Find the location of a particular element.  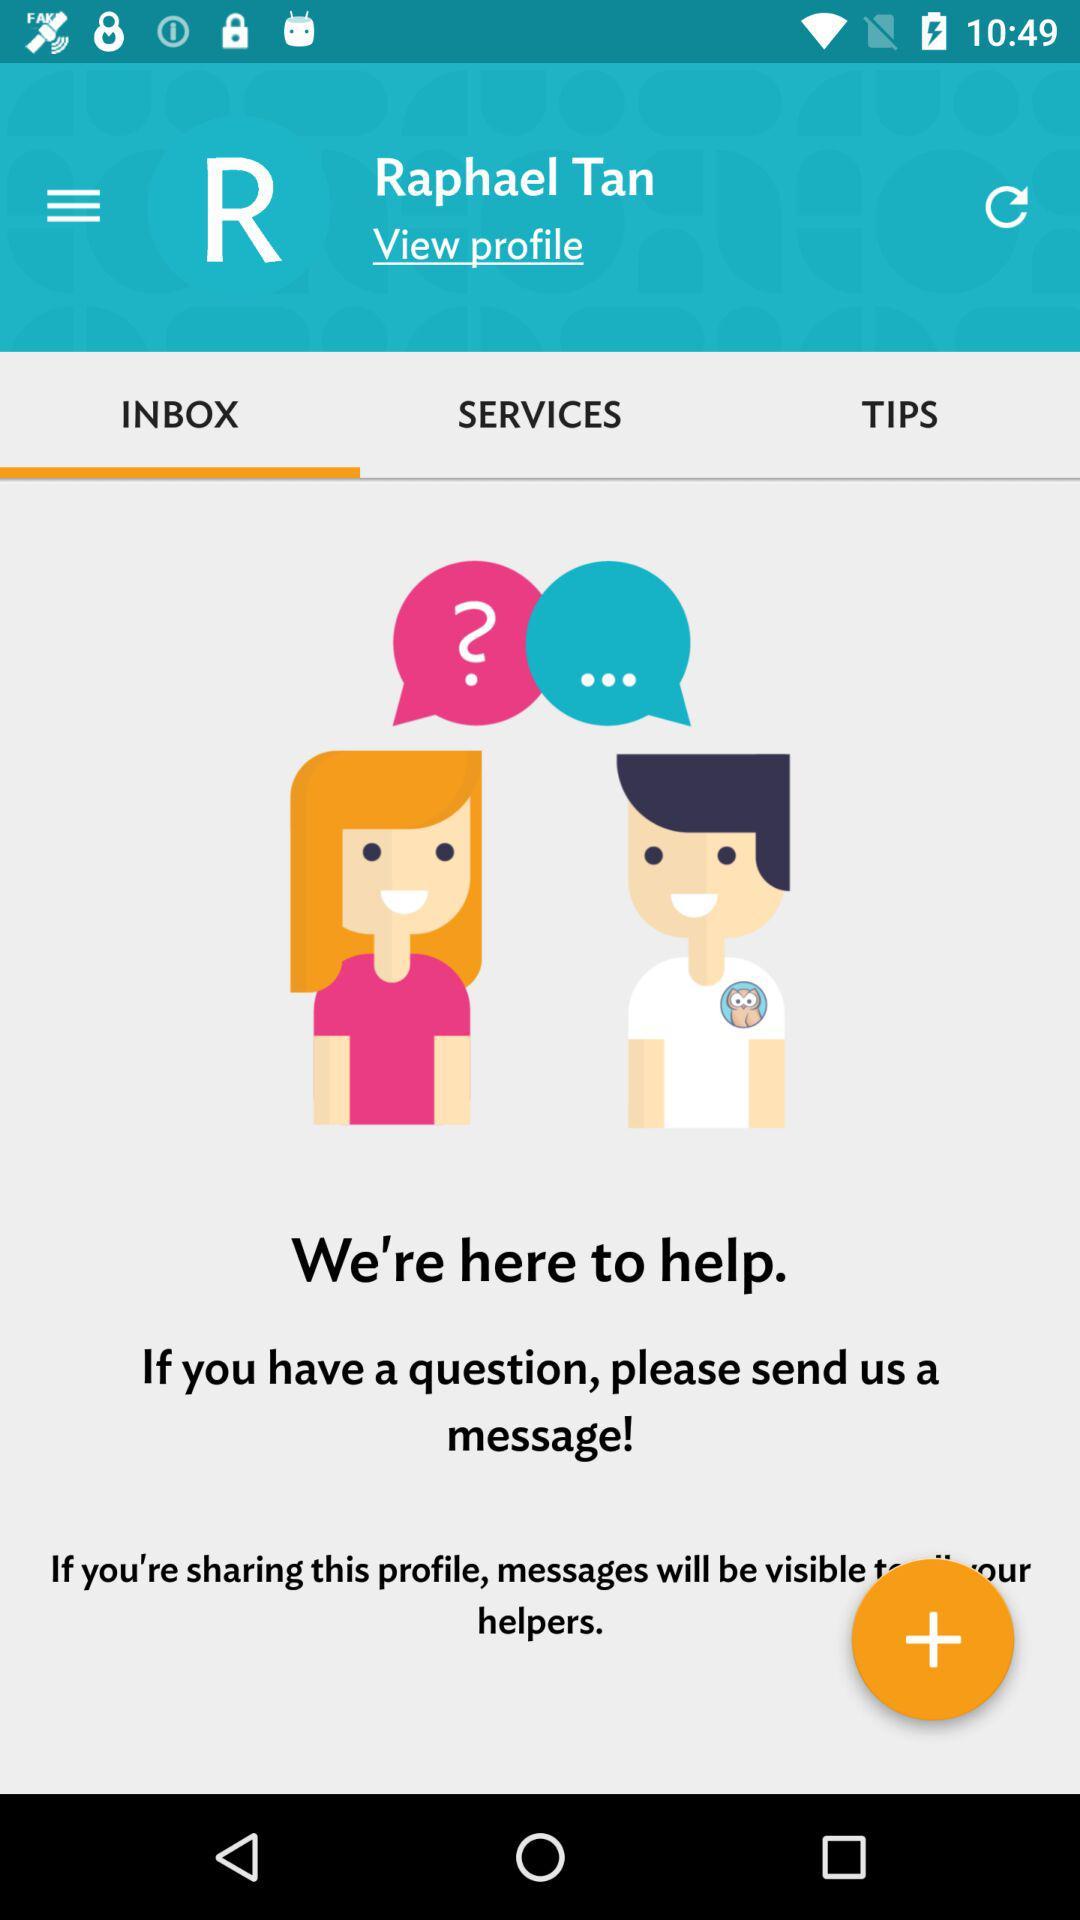

the refresh icon is located at coordinates (1006, 206).